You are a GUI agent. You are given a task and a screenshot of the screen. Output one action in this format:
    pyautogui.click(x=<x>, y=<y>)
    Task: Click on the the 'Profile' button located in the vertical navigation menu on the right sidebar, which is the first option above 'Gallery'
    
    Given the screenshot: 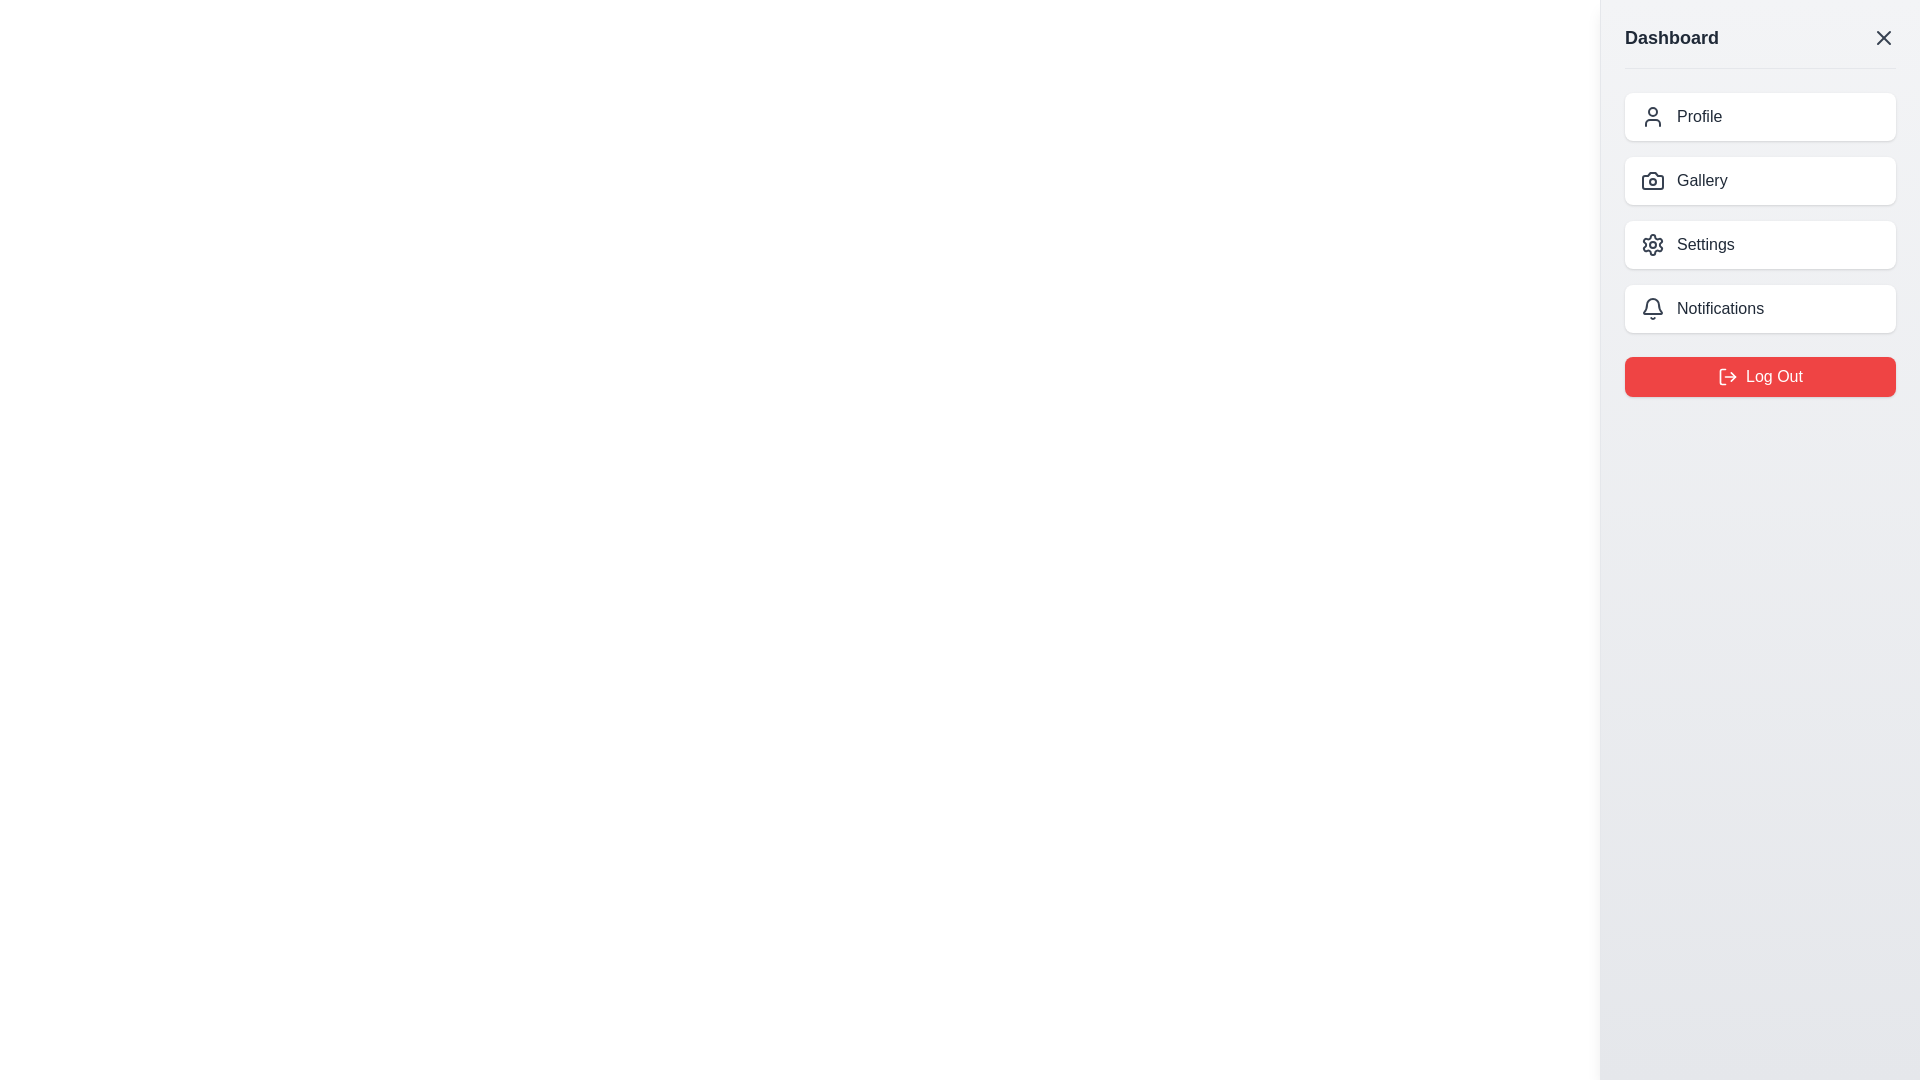 What is the action you would take?
    pyautogui.click(x=1760, y=116)
    